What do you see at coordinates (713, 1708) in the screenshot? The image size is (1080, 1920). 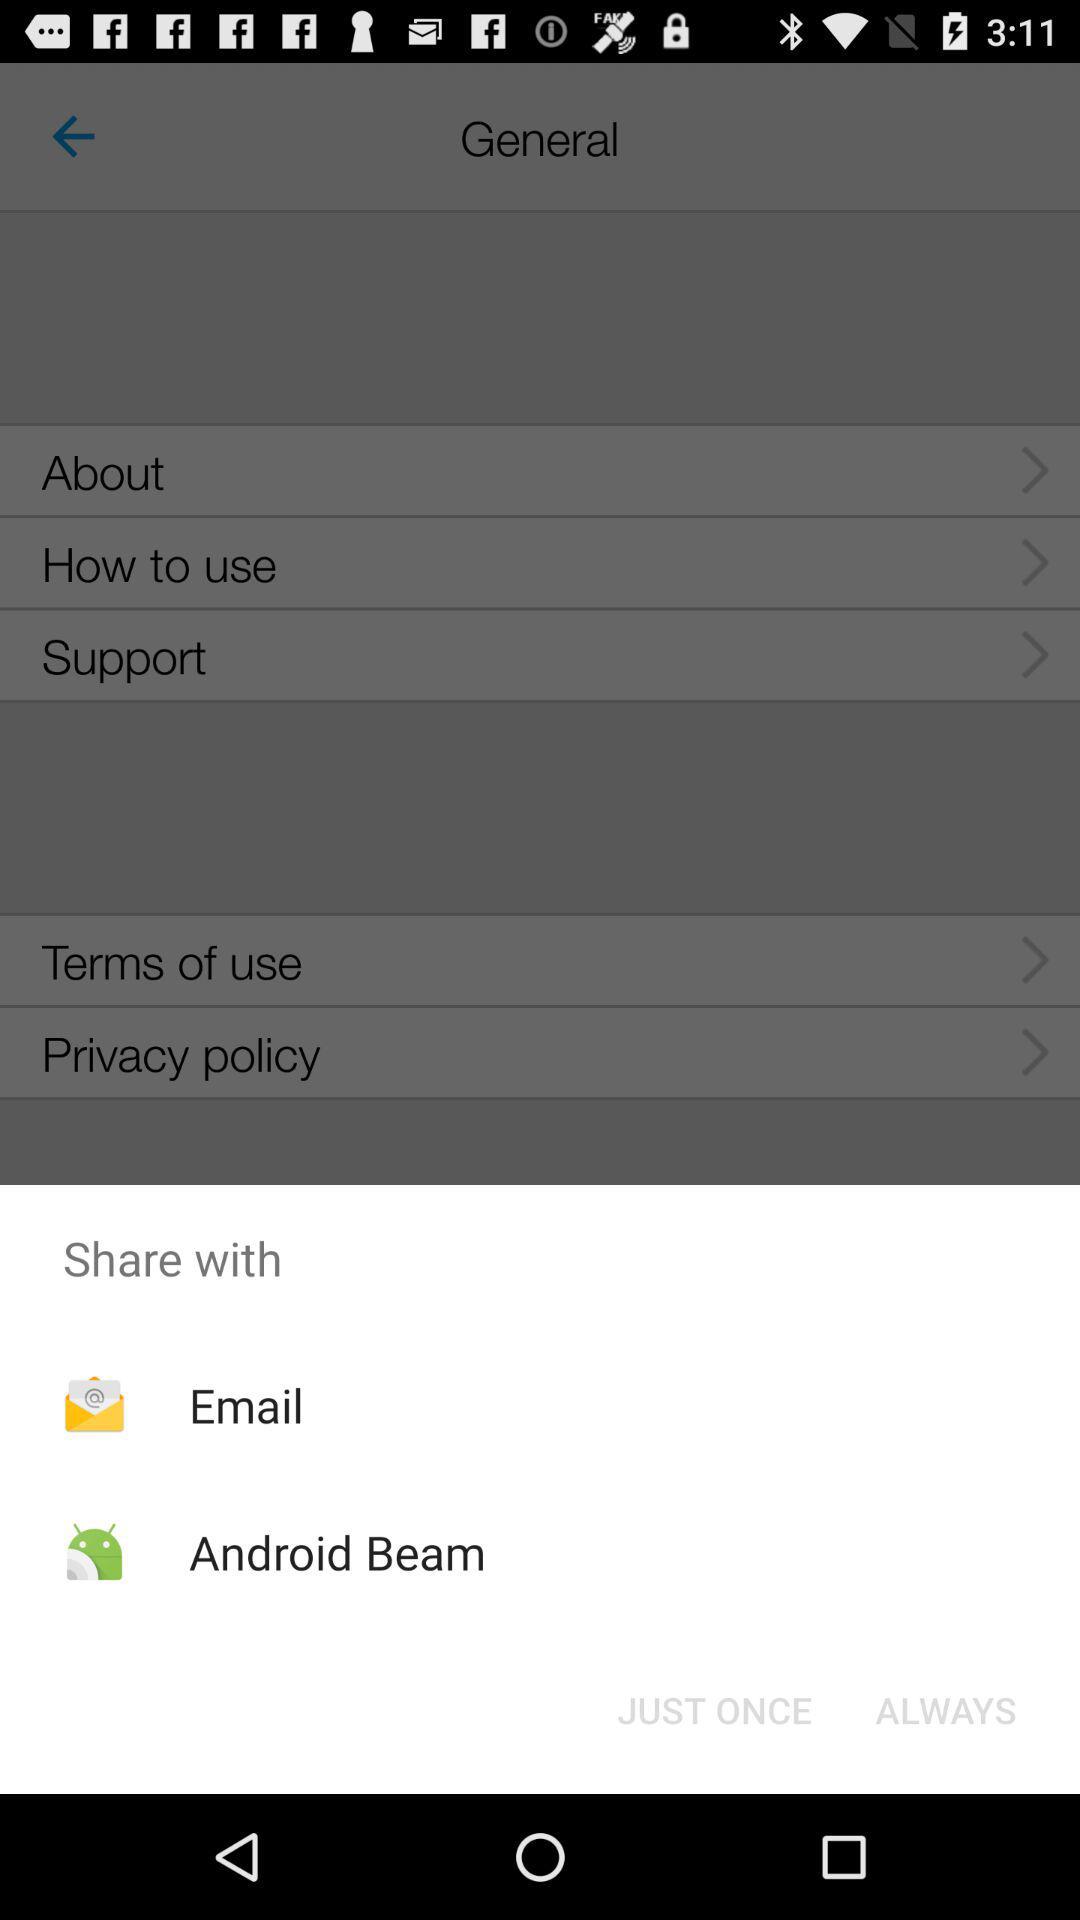 I see `the icon to the left of the always item` at bounding box center [713, 1708].